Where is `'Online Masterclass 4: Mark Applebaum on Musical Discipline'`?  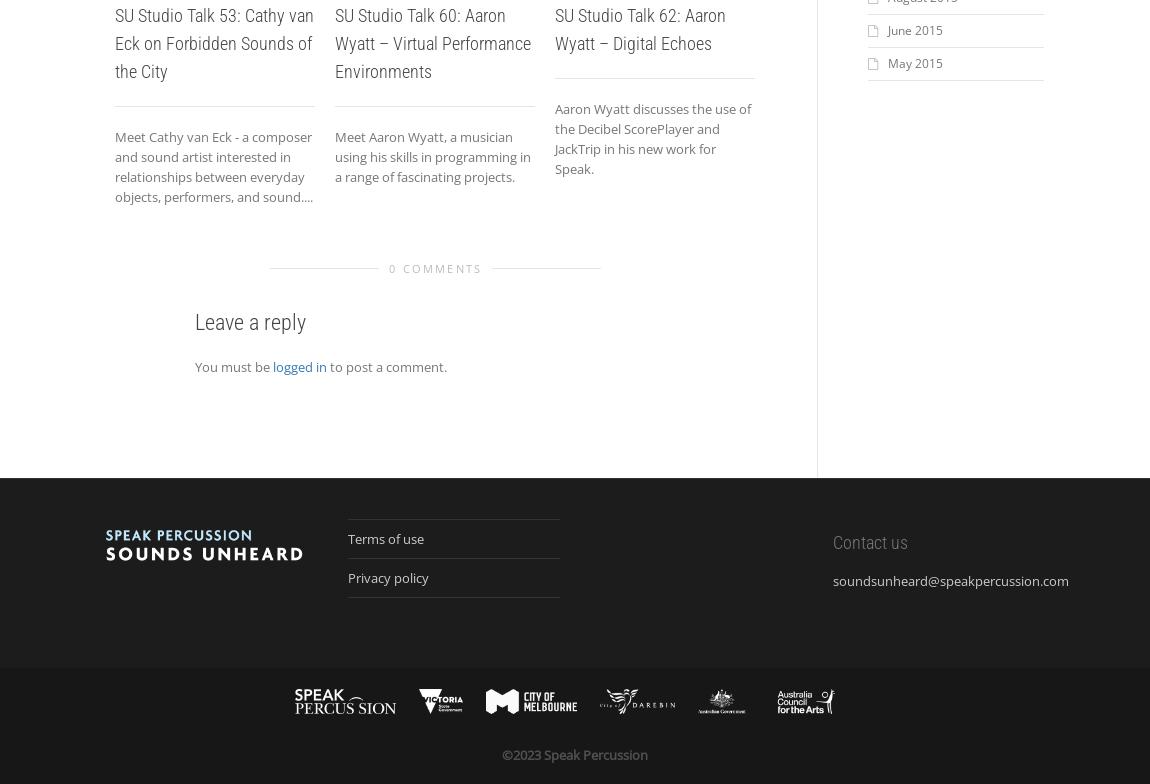 'Online Masterclass 4: Mark Applebaum on Musical Discipline' is located at coordinates (868, 43).